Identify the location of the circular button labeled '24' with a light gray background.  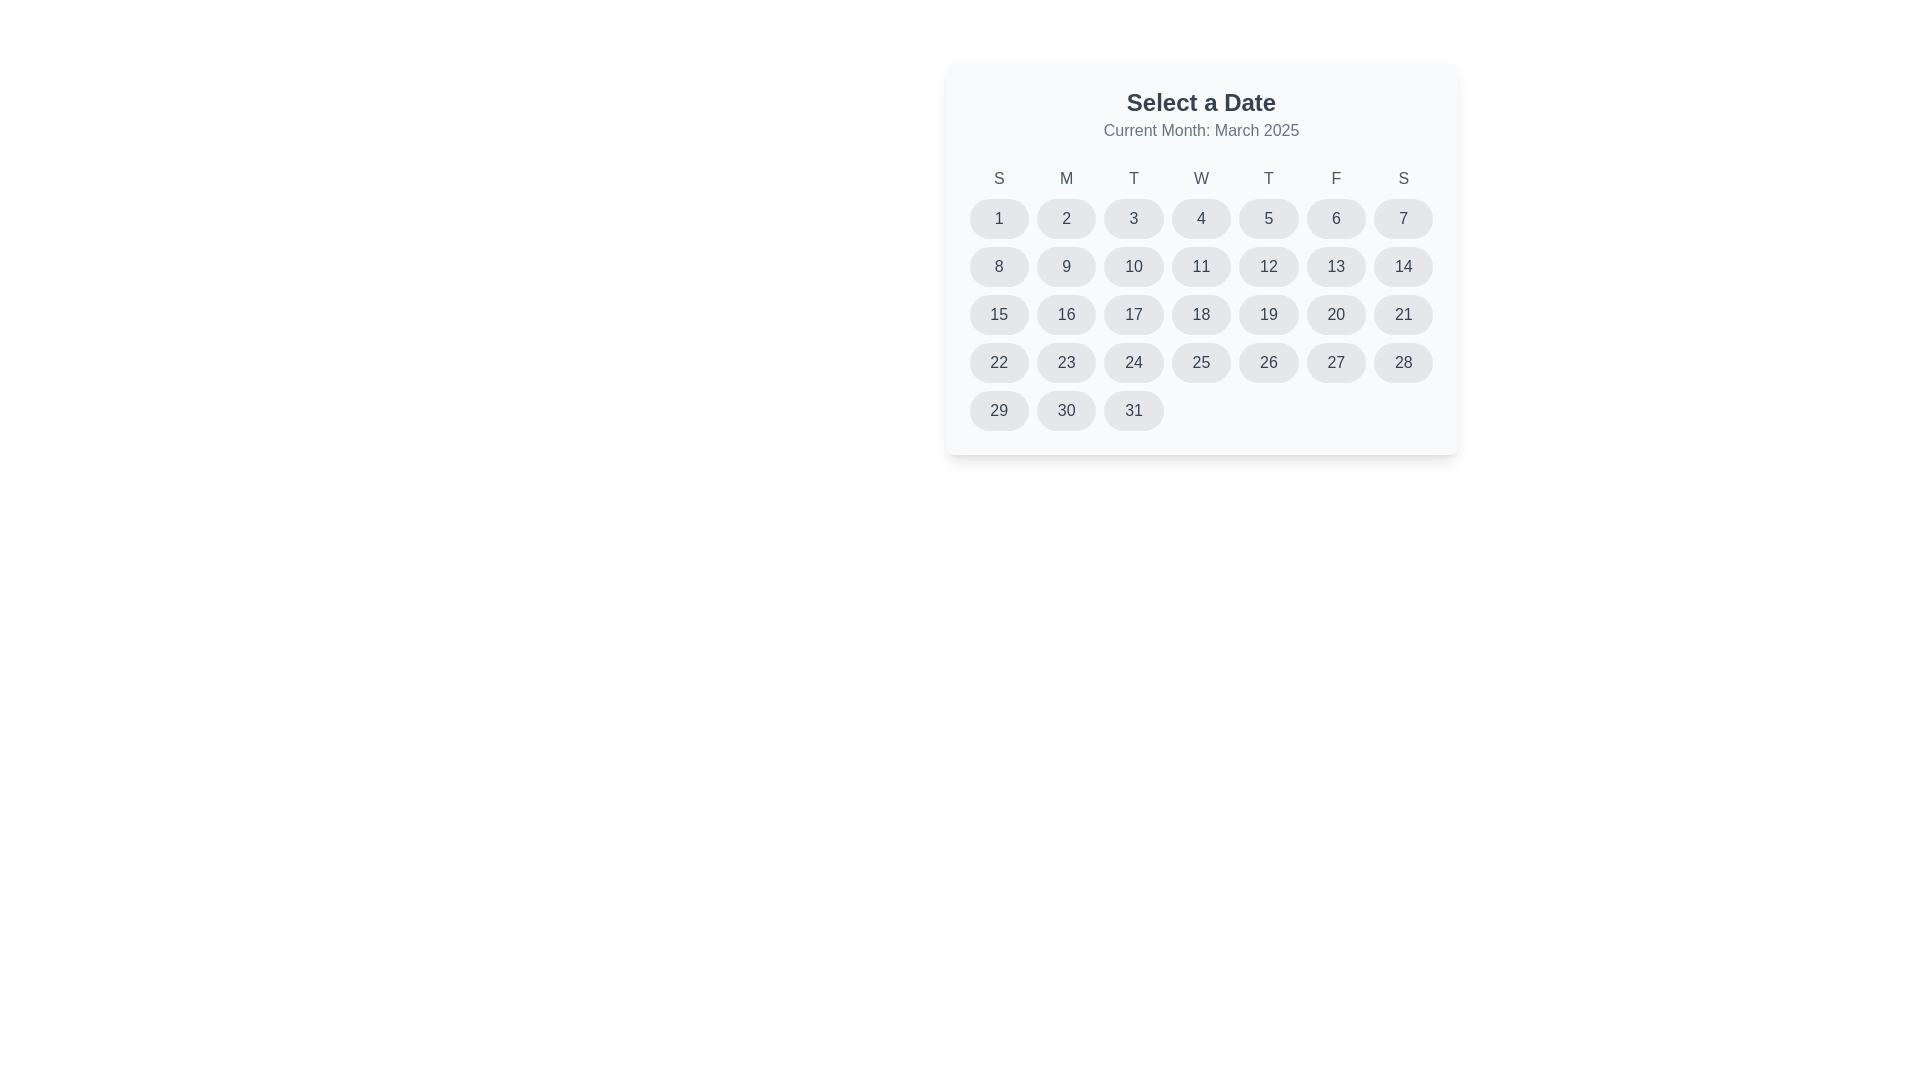
(1134, 362).